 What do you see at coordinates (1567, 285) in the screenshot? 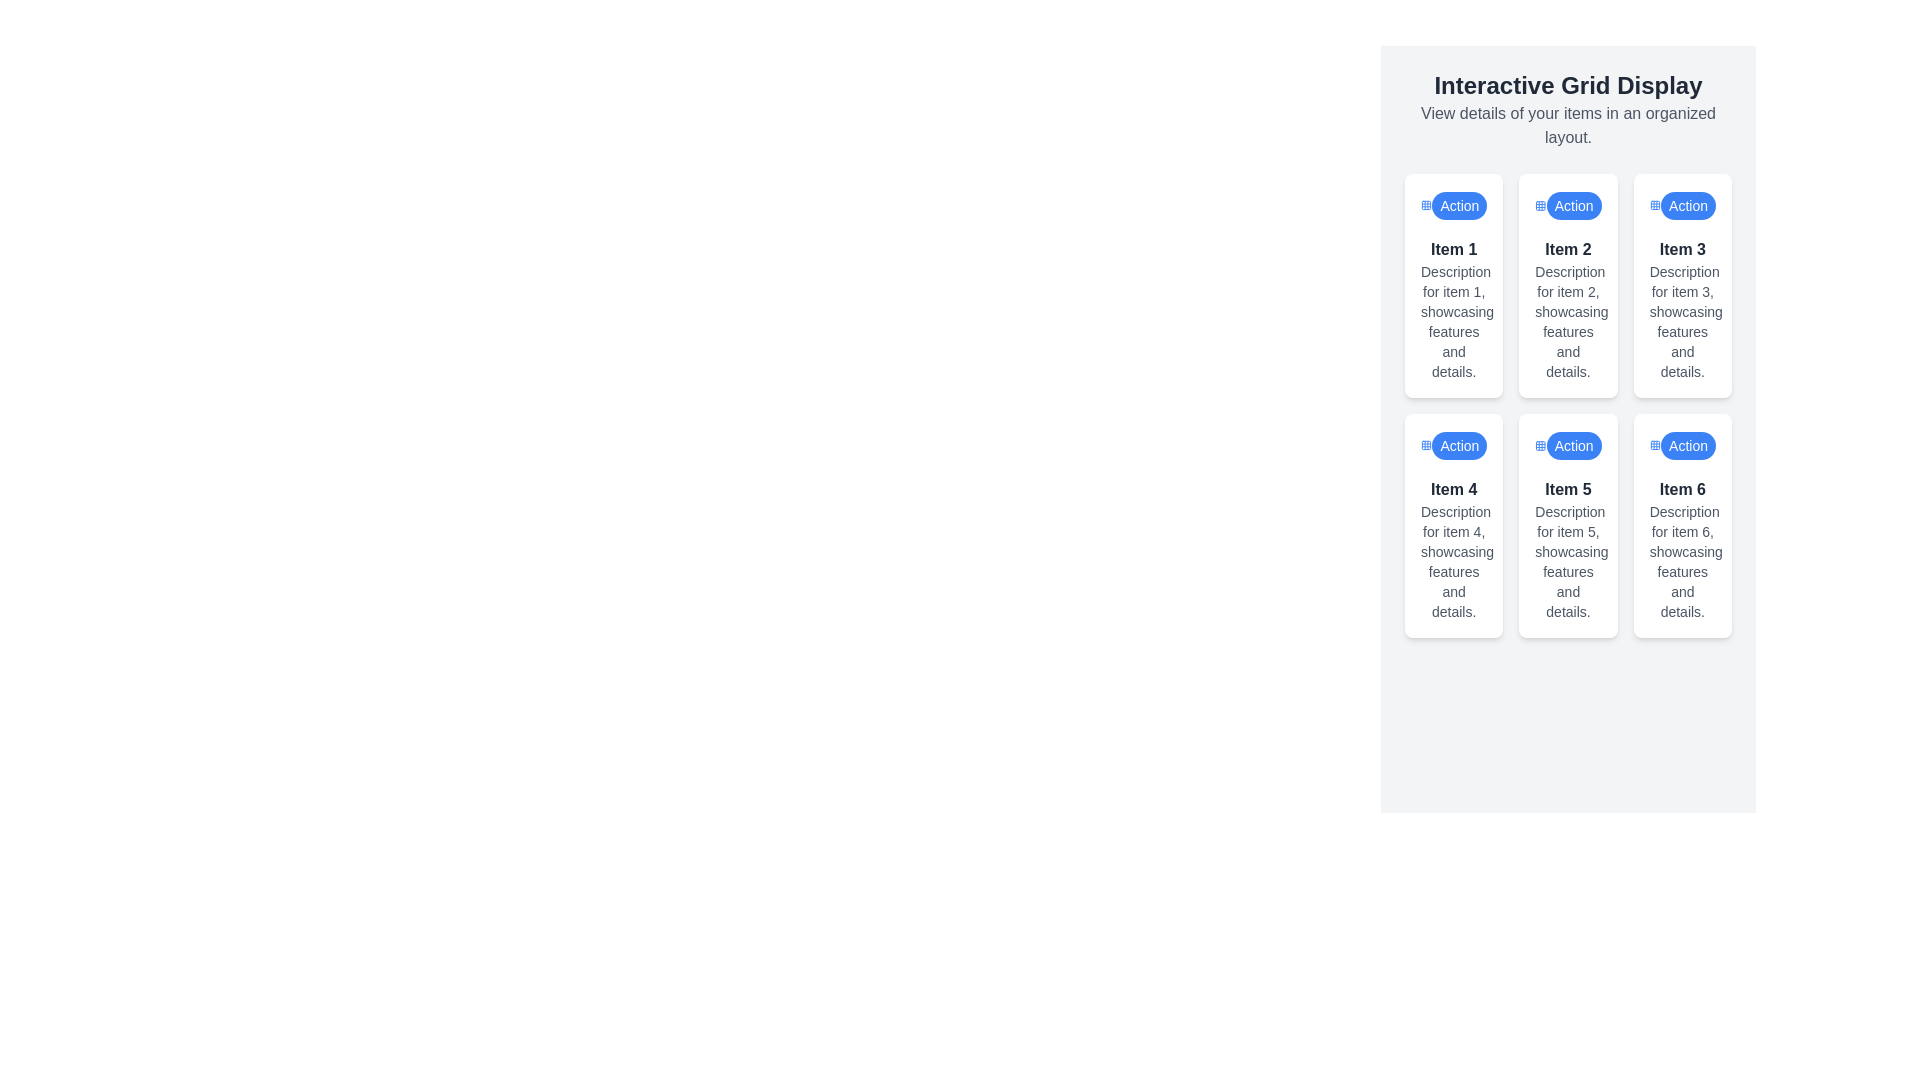
I see `the second card in a 3x2 grid layout, which contains an action button and text content, to trigger the hover effect` at bounding box center [1567, 285].